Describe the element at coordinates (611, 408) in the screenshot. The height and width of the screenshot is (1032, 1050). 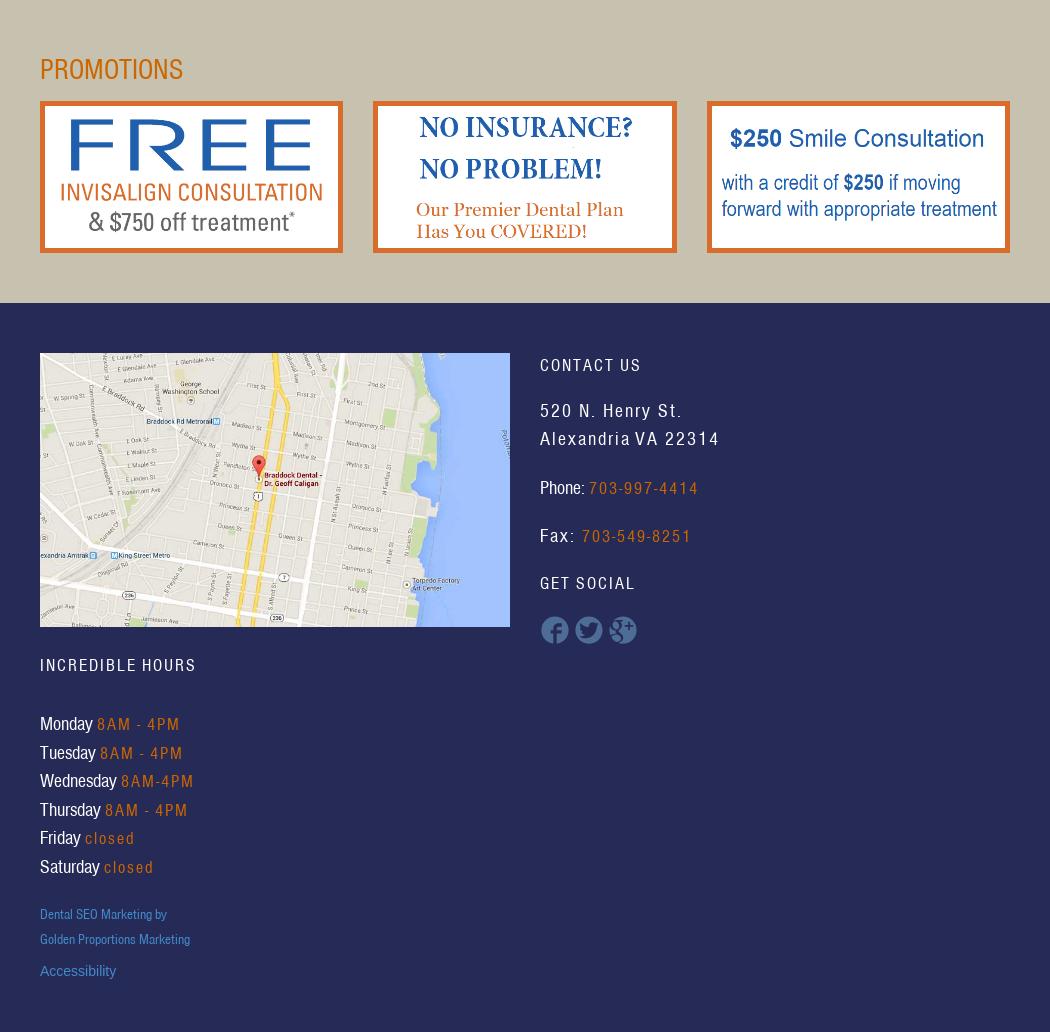
I see `'520 N. Henry St.'` at that location.